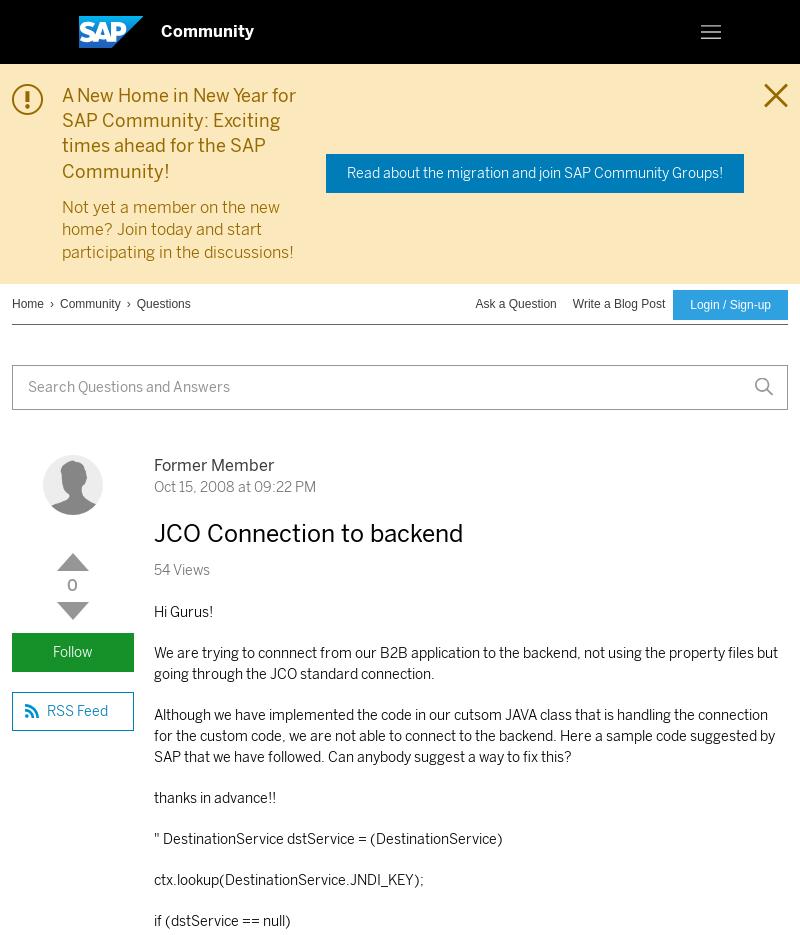  What do you see at coordinates (153, 570) in the screenshot?
I see `'54 Views'` at bounding box center [153, 570].